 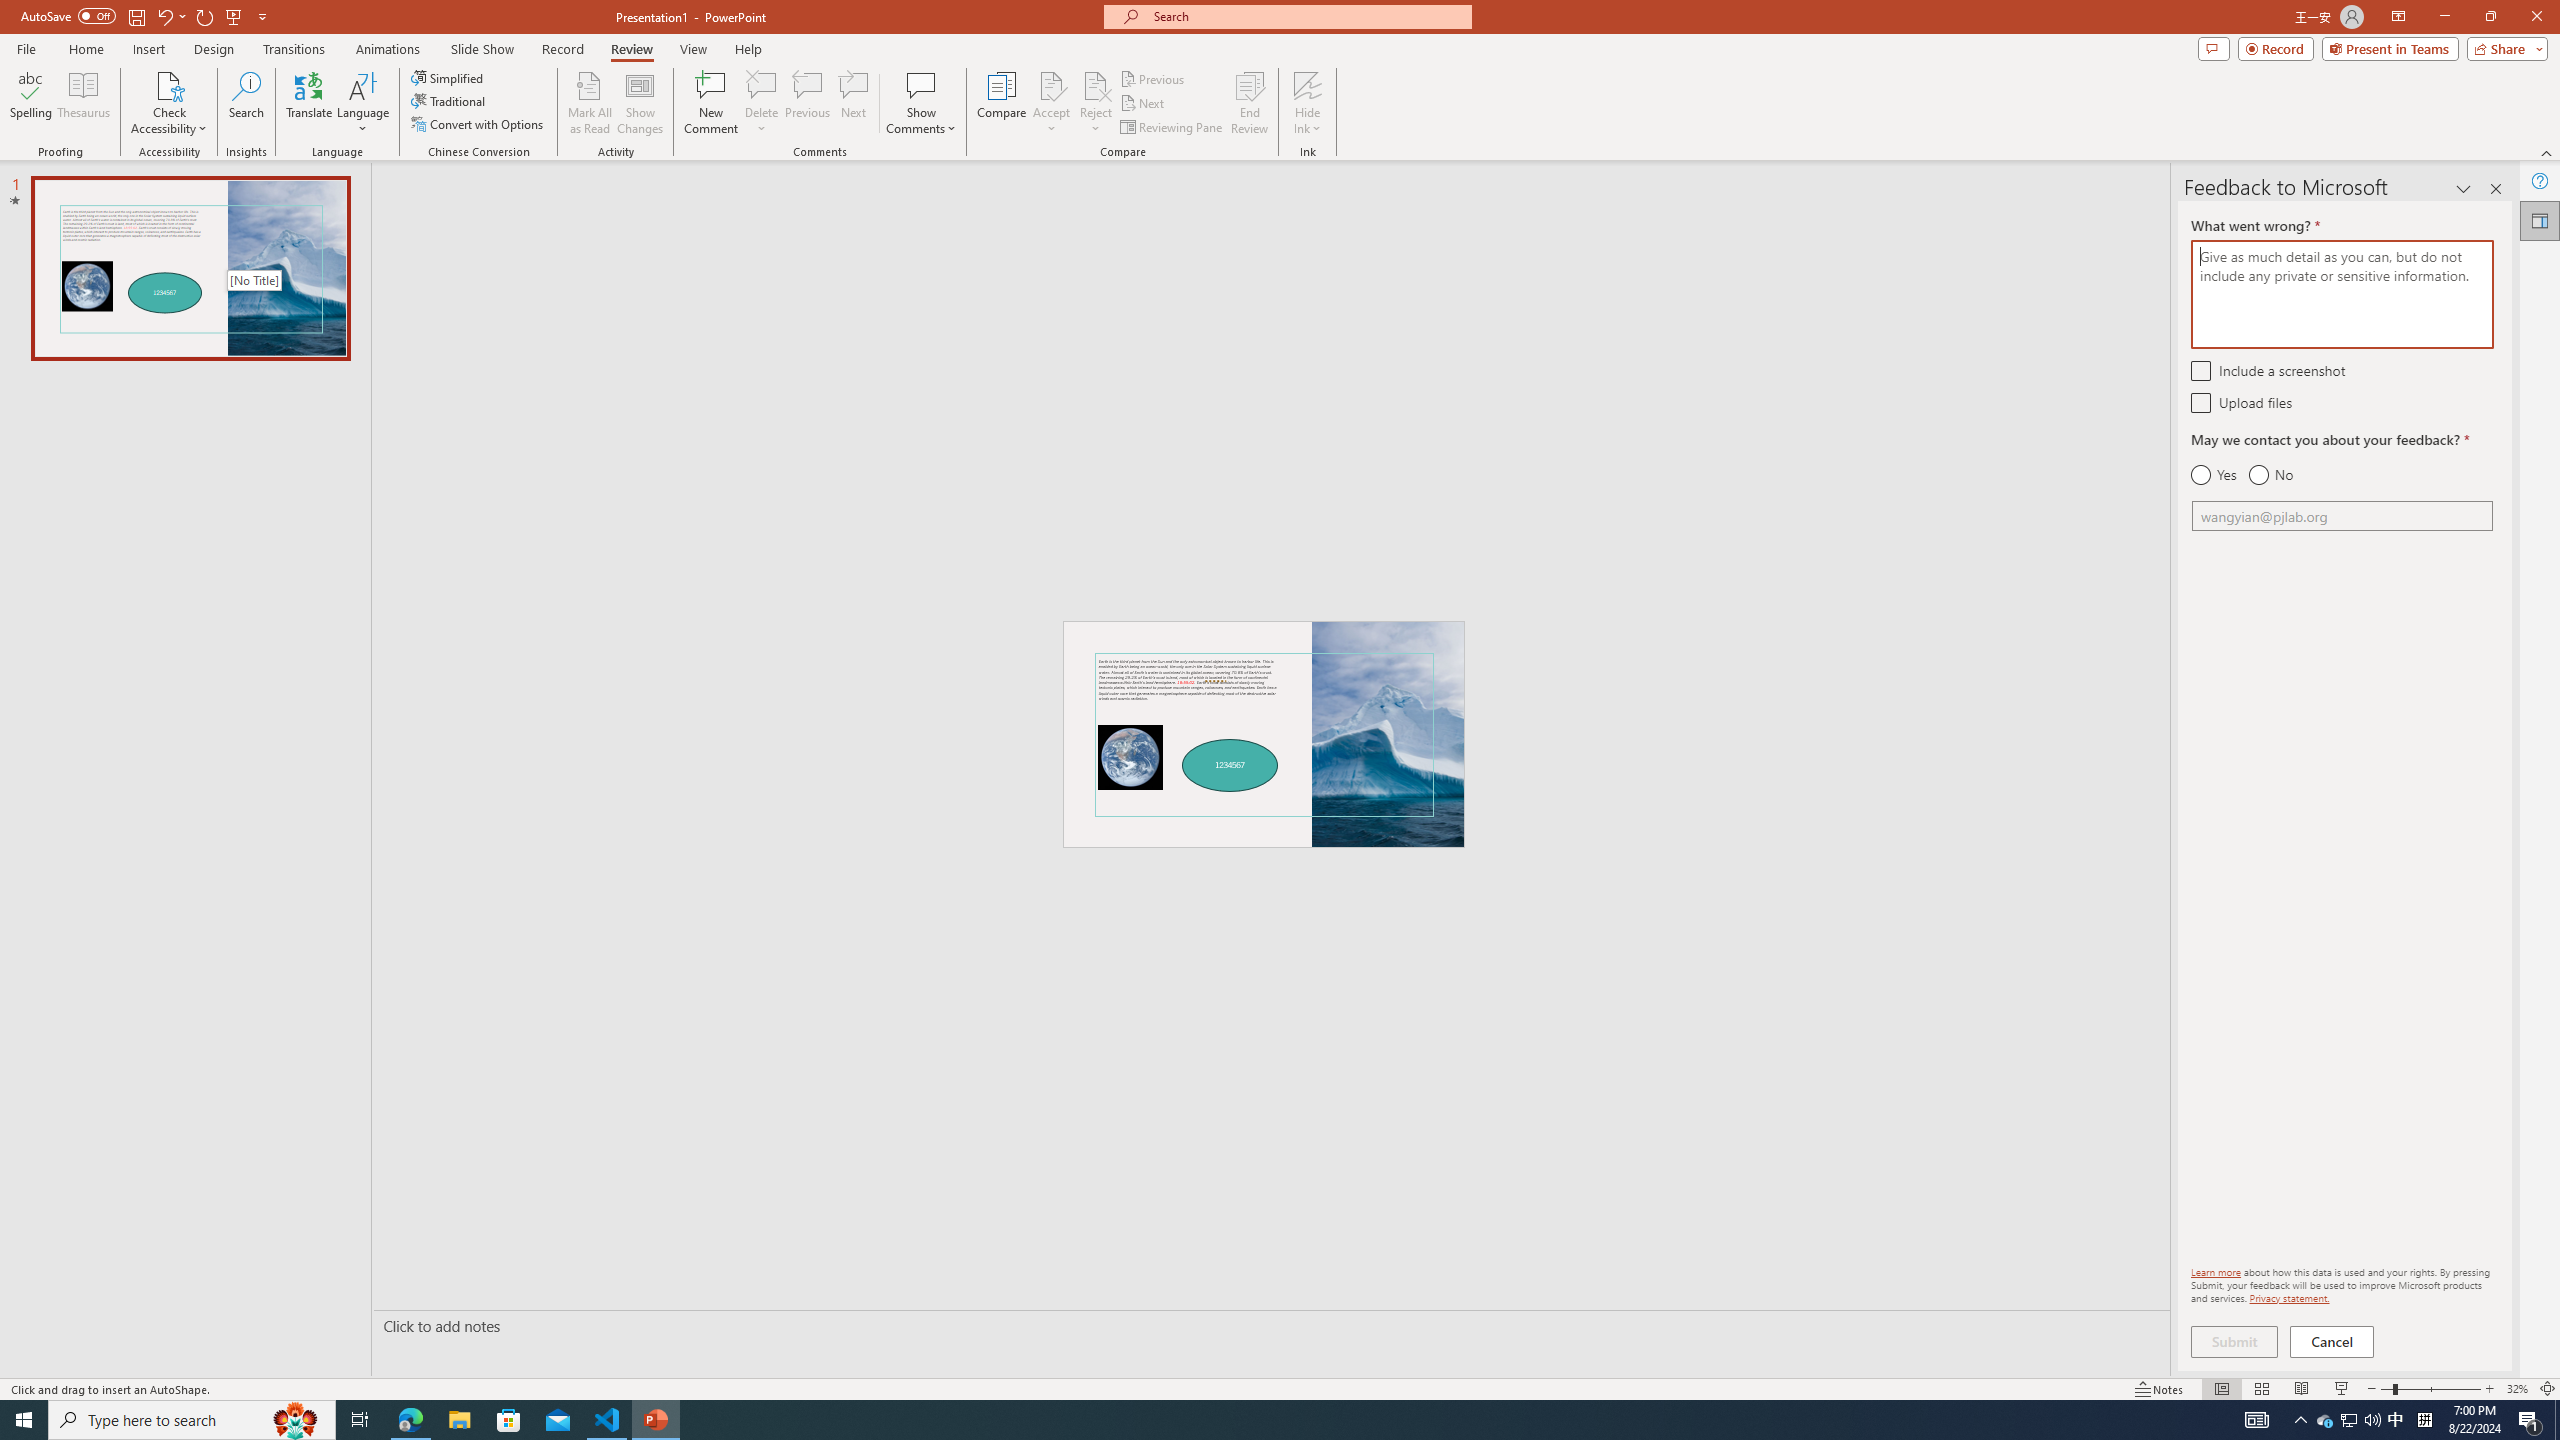 I want to click on 'Learn more', so click(x=2215, y=1271).